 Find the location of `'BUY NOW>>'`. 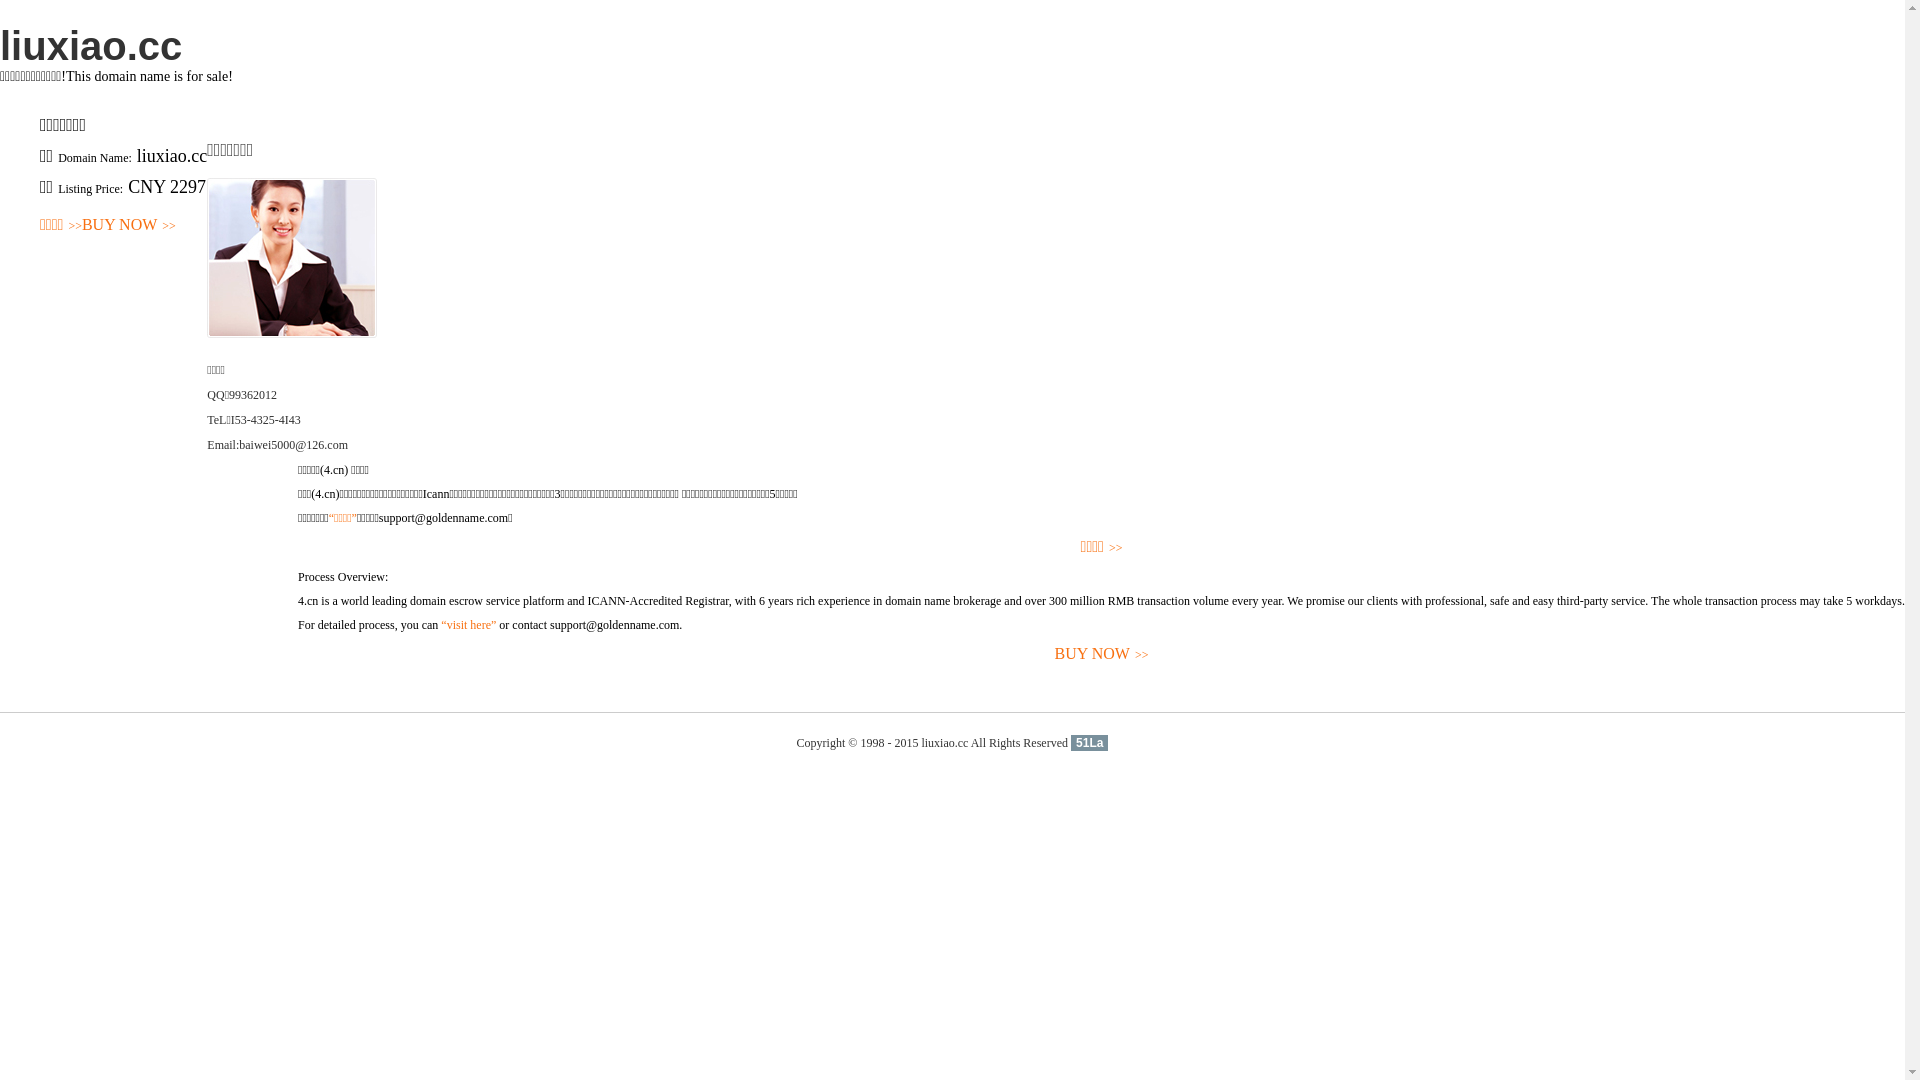

'BUY NOW>>' is located at coordinates (128, 225).